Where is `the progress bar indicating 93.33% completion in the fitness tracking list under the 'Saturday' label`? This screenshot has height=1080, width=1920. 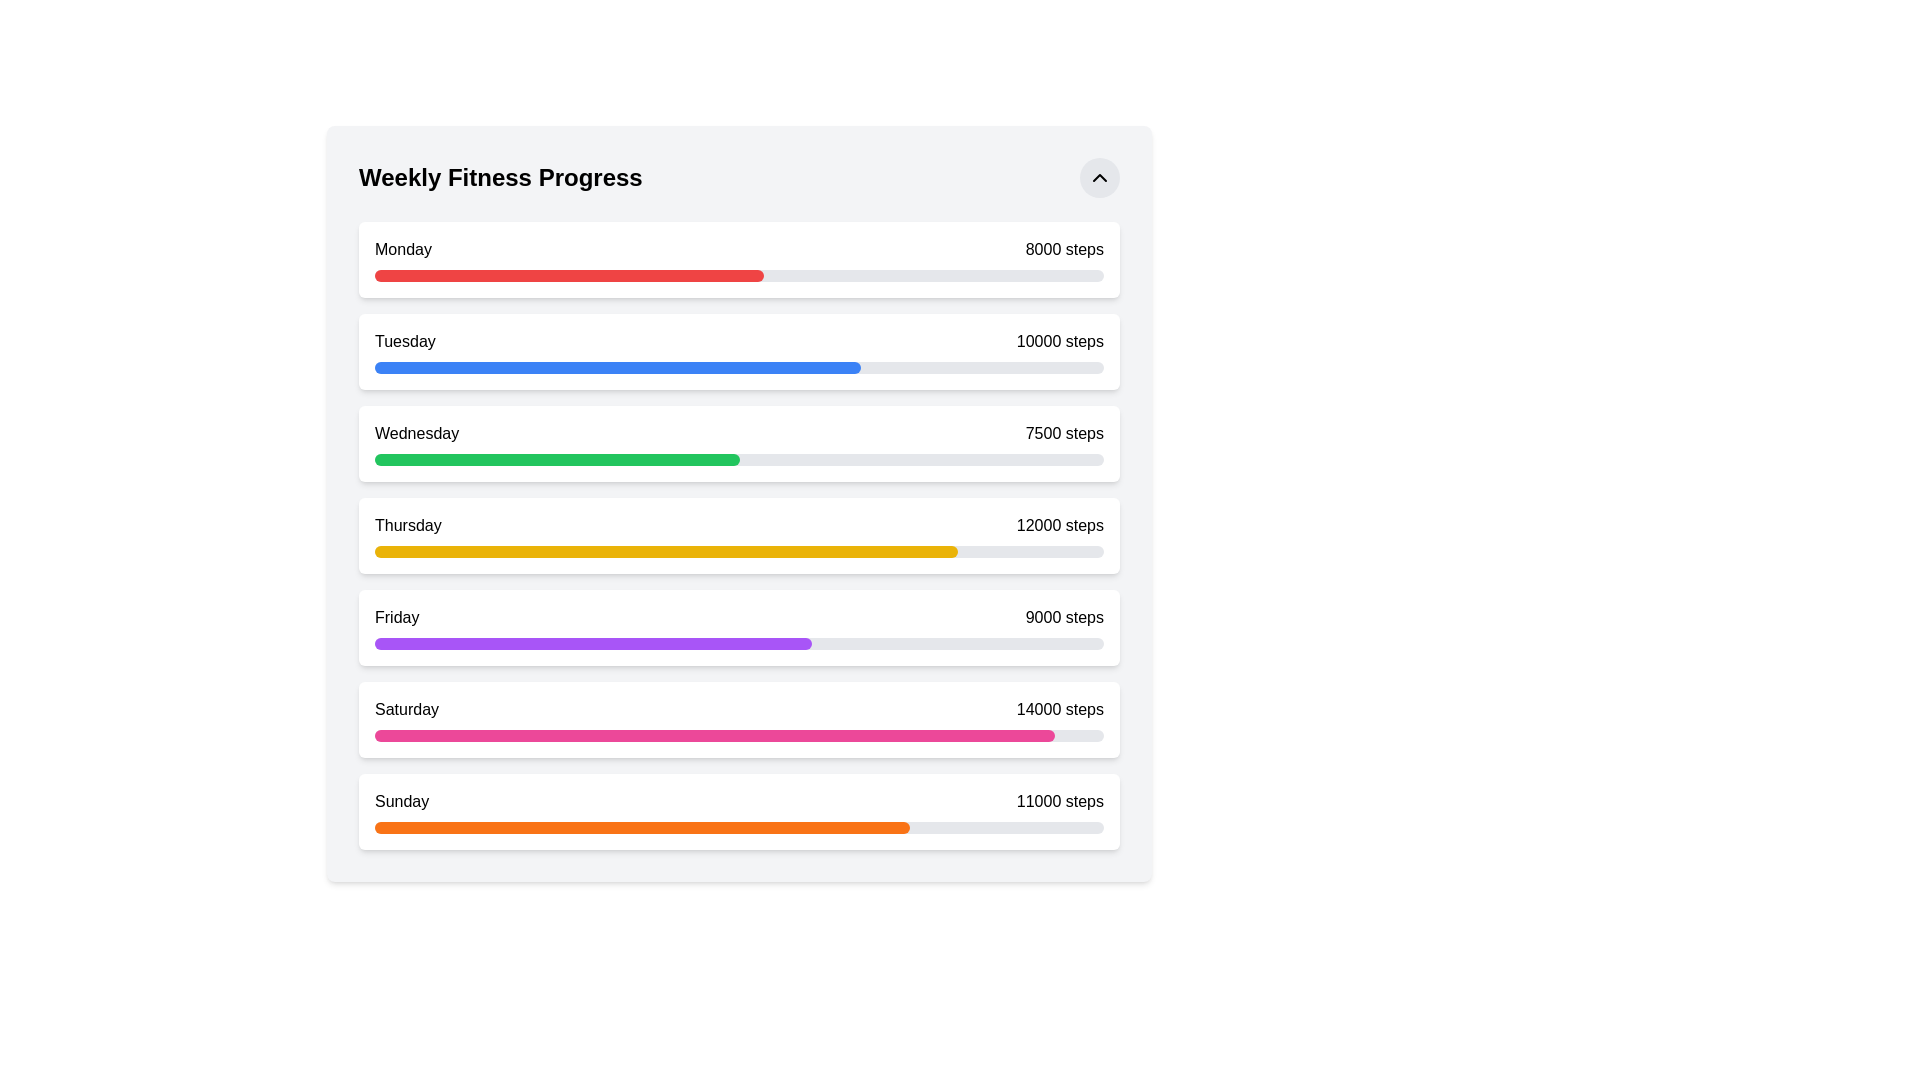
the progress bar indicating 93.33% completion in the fitness tracking list under the 'Saturday' label is located at coordinates (738, 736).